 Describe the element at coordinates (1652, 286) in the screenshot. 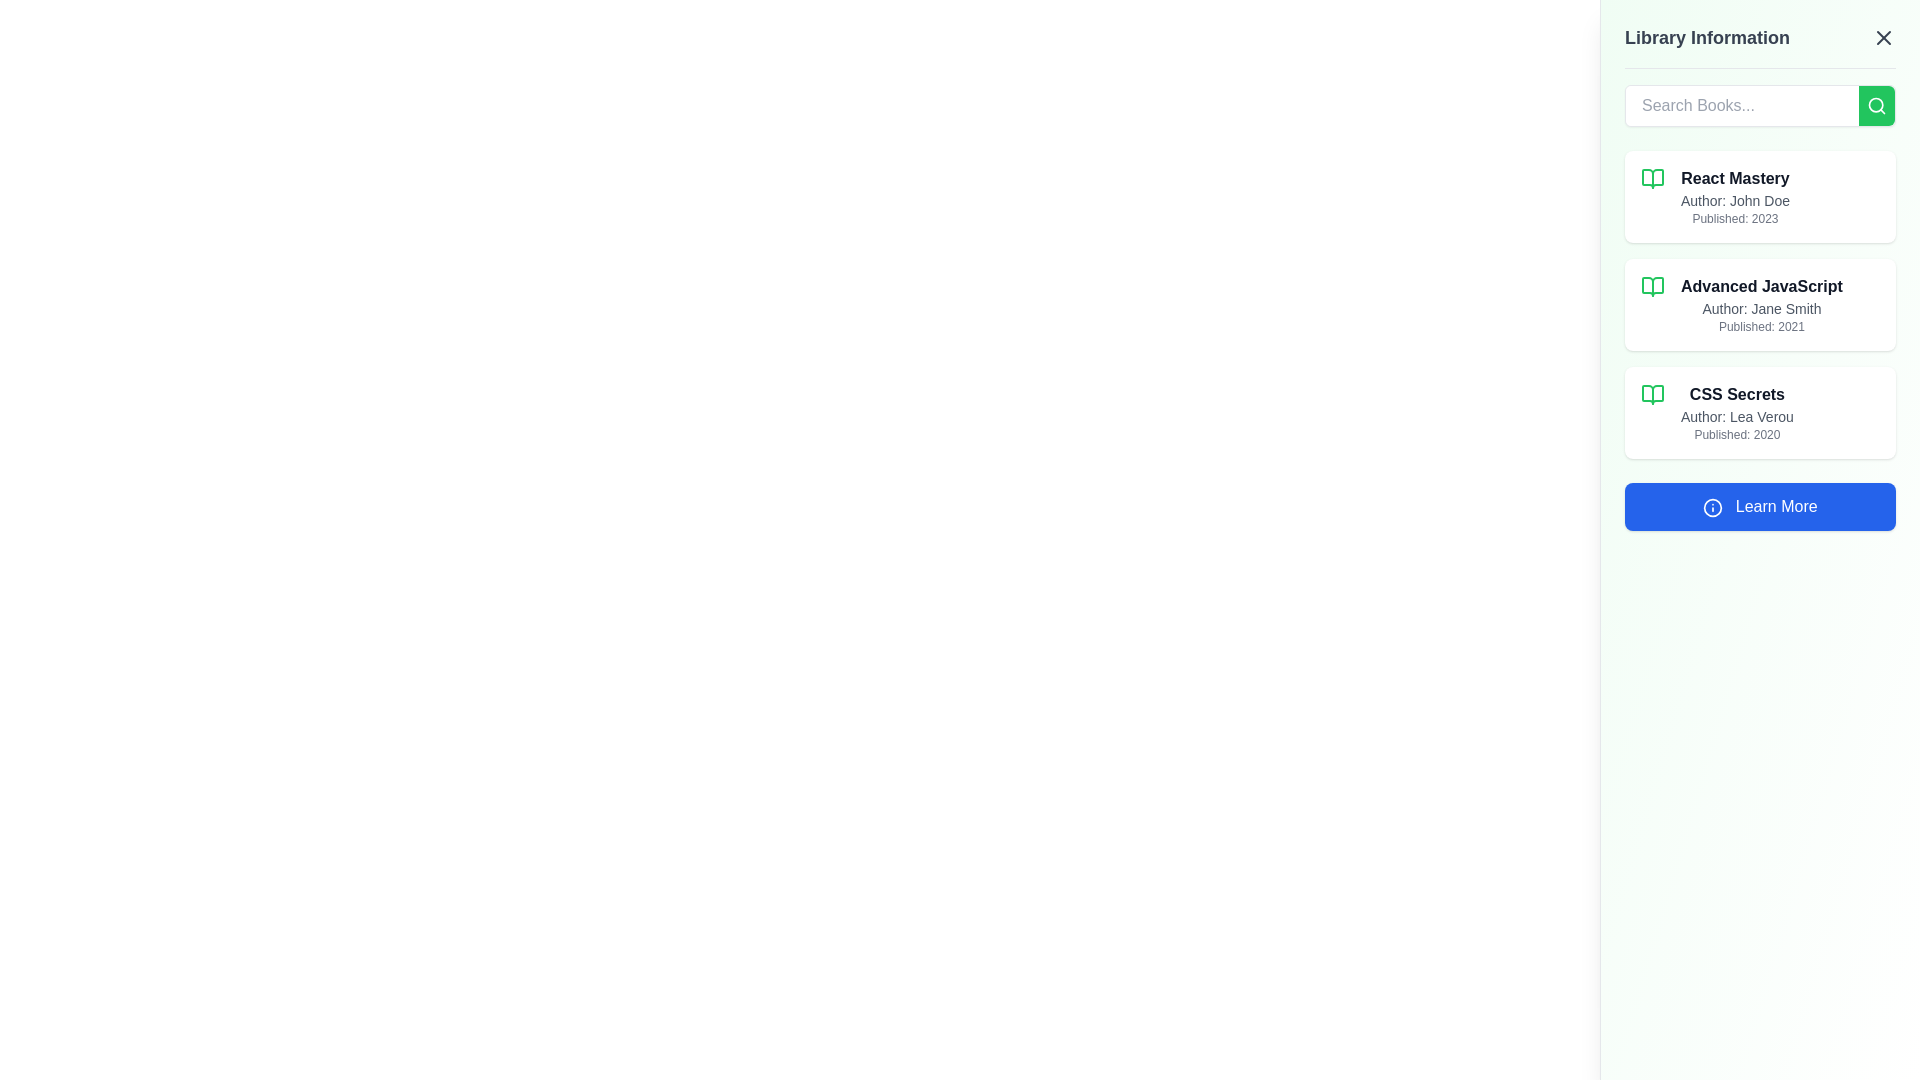

I see `the green rounded corner SVG book icon located at the top-left corner of the list entry labeled 'Advanced JavaScript.'` at that location.